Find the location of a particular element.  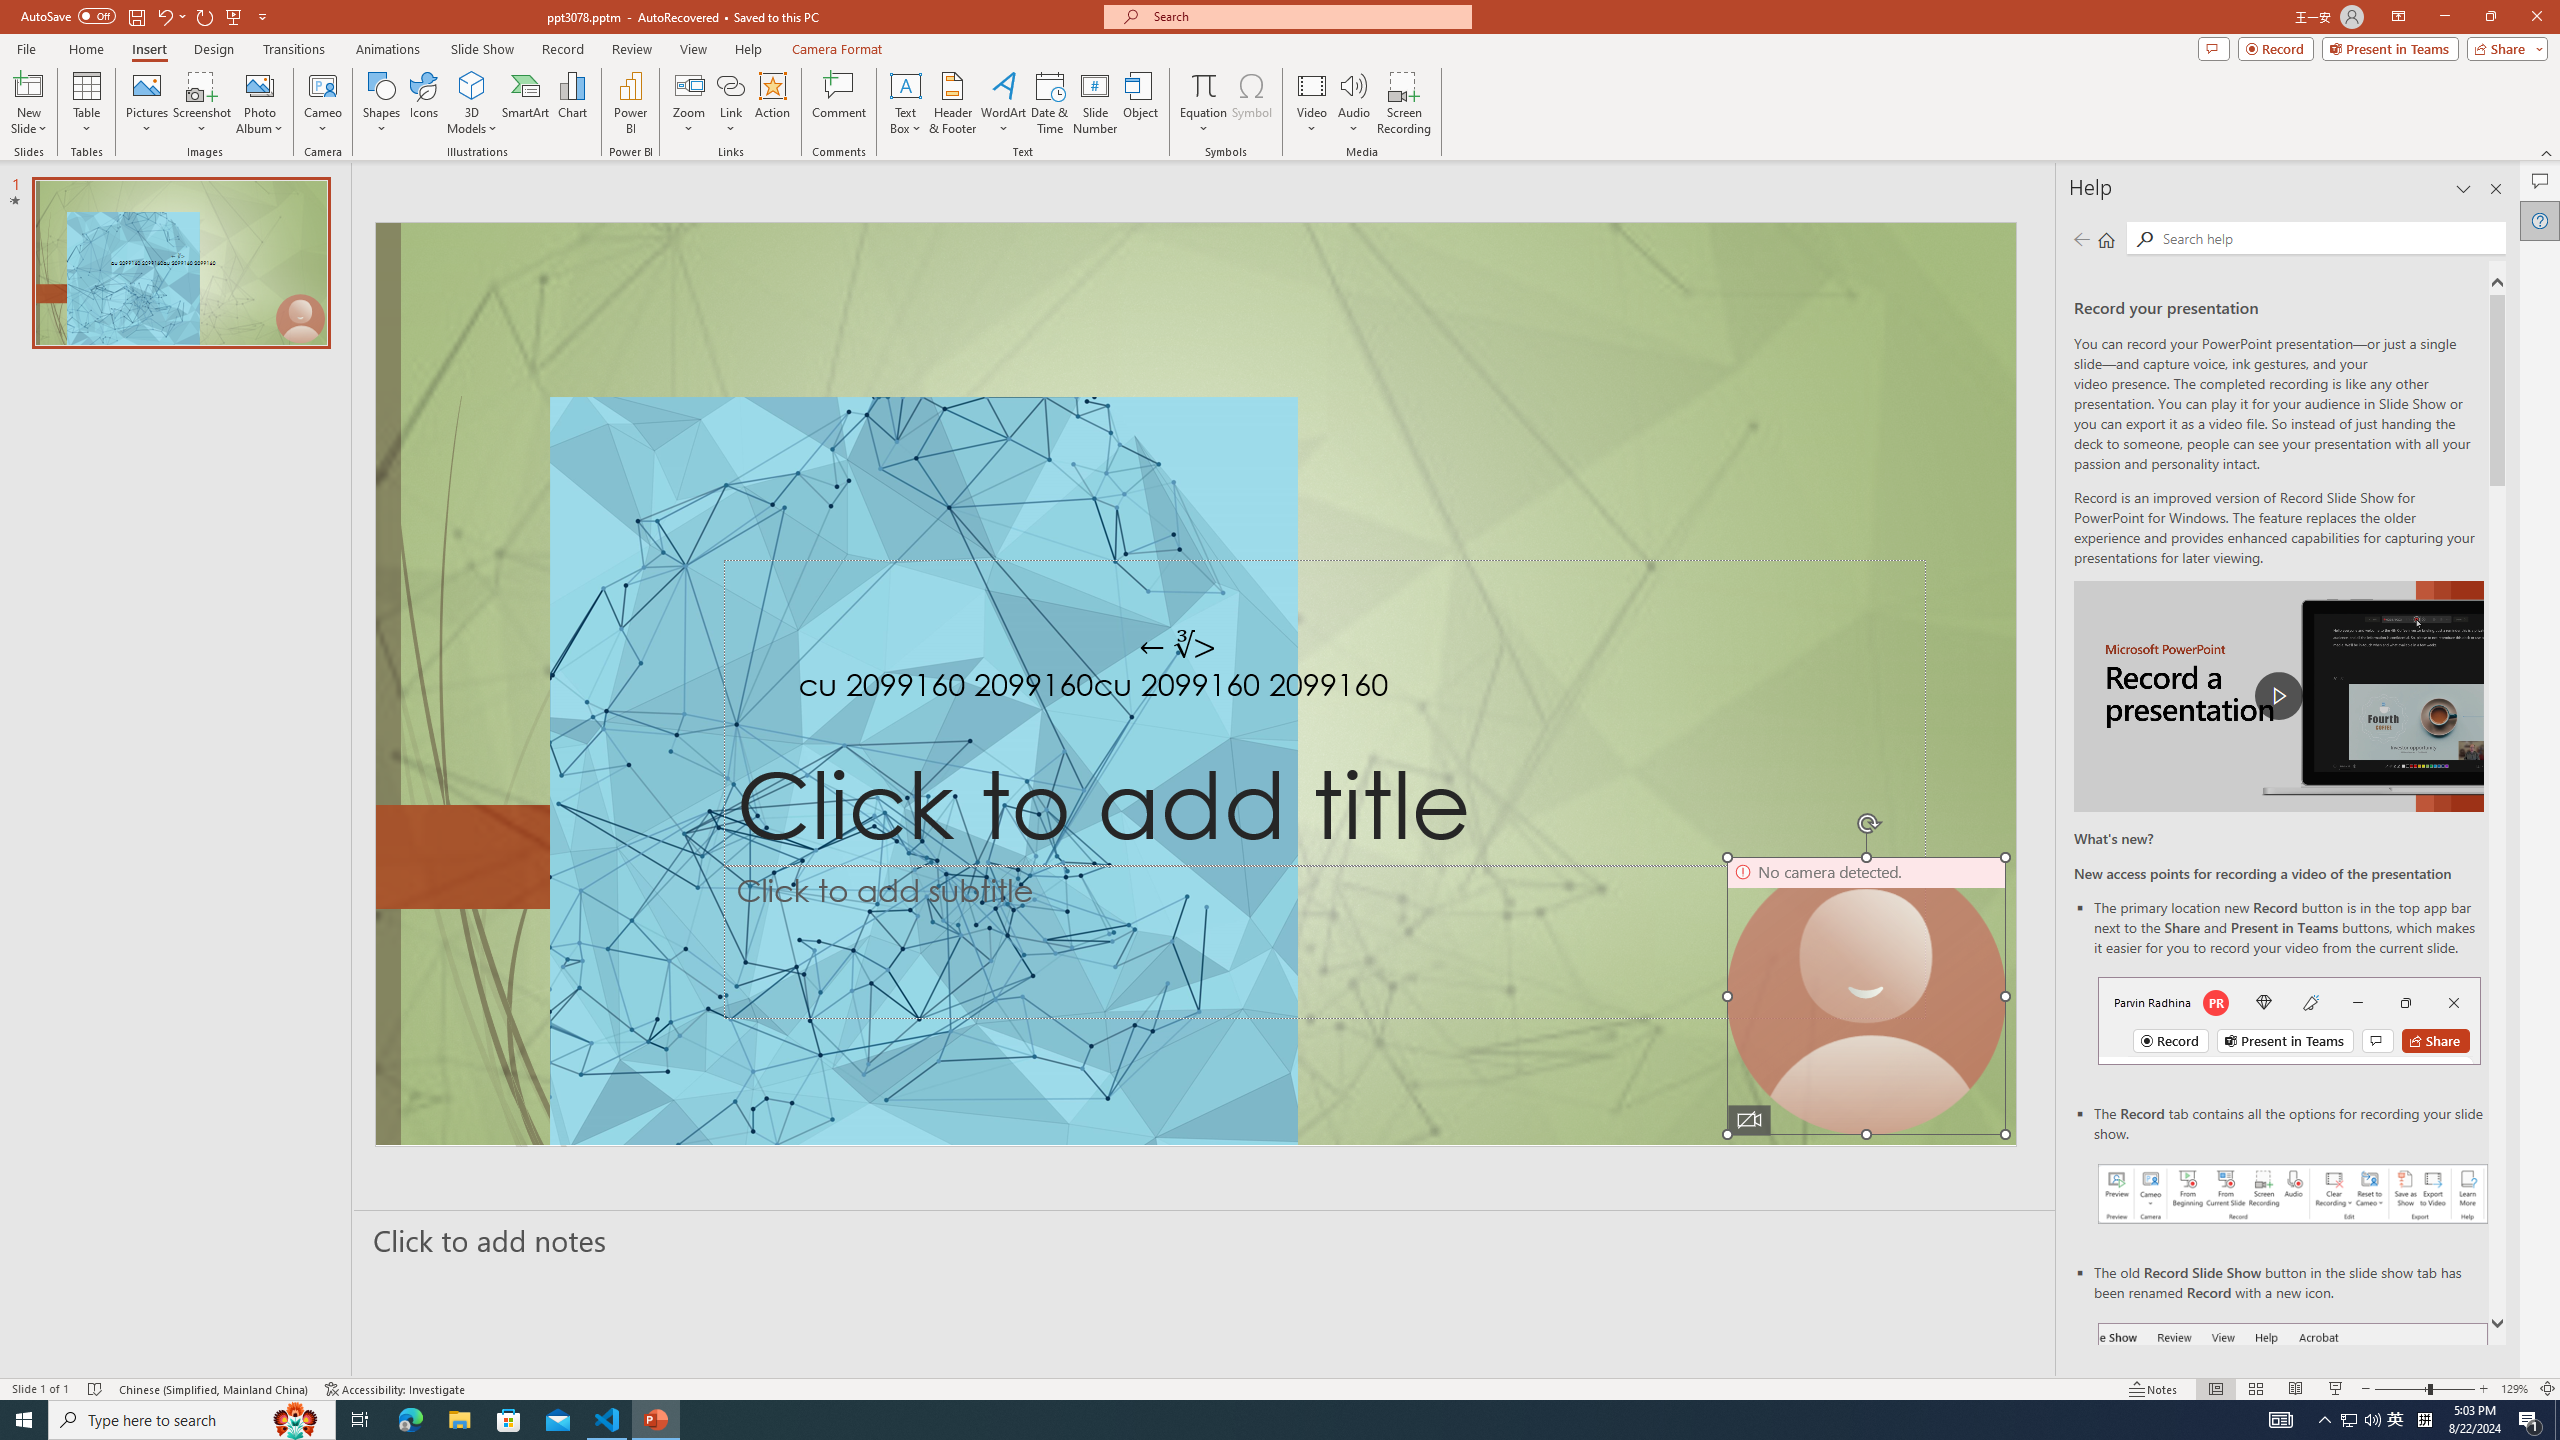

'SmartArt...' is located at coordinates (525, 103).